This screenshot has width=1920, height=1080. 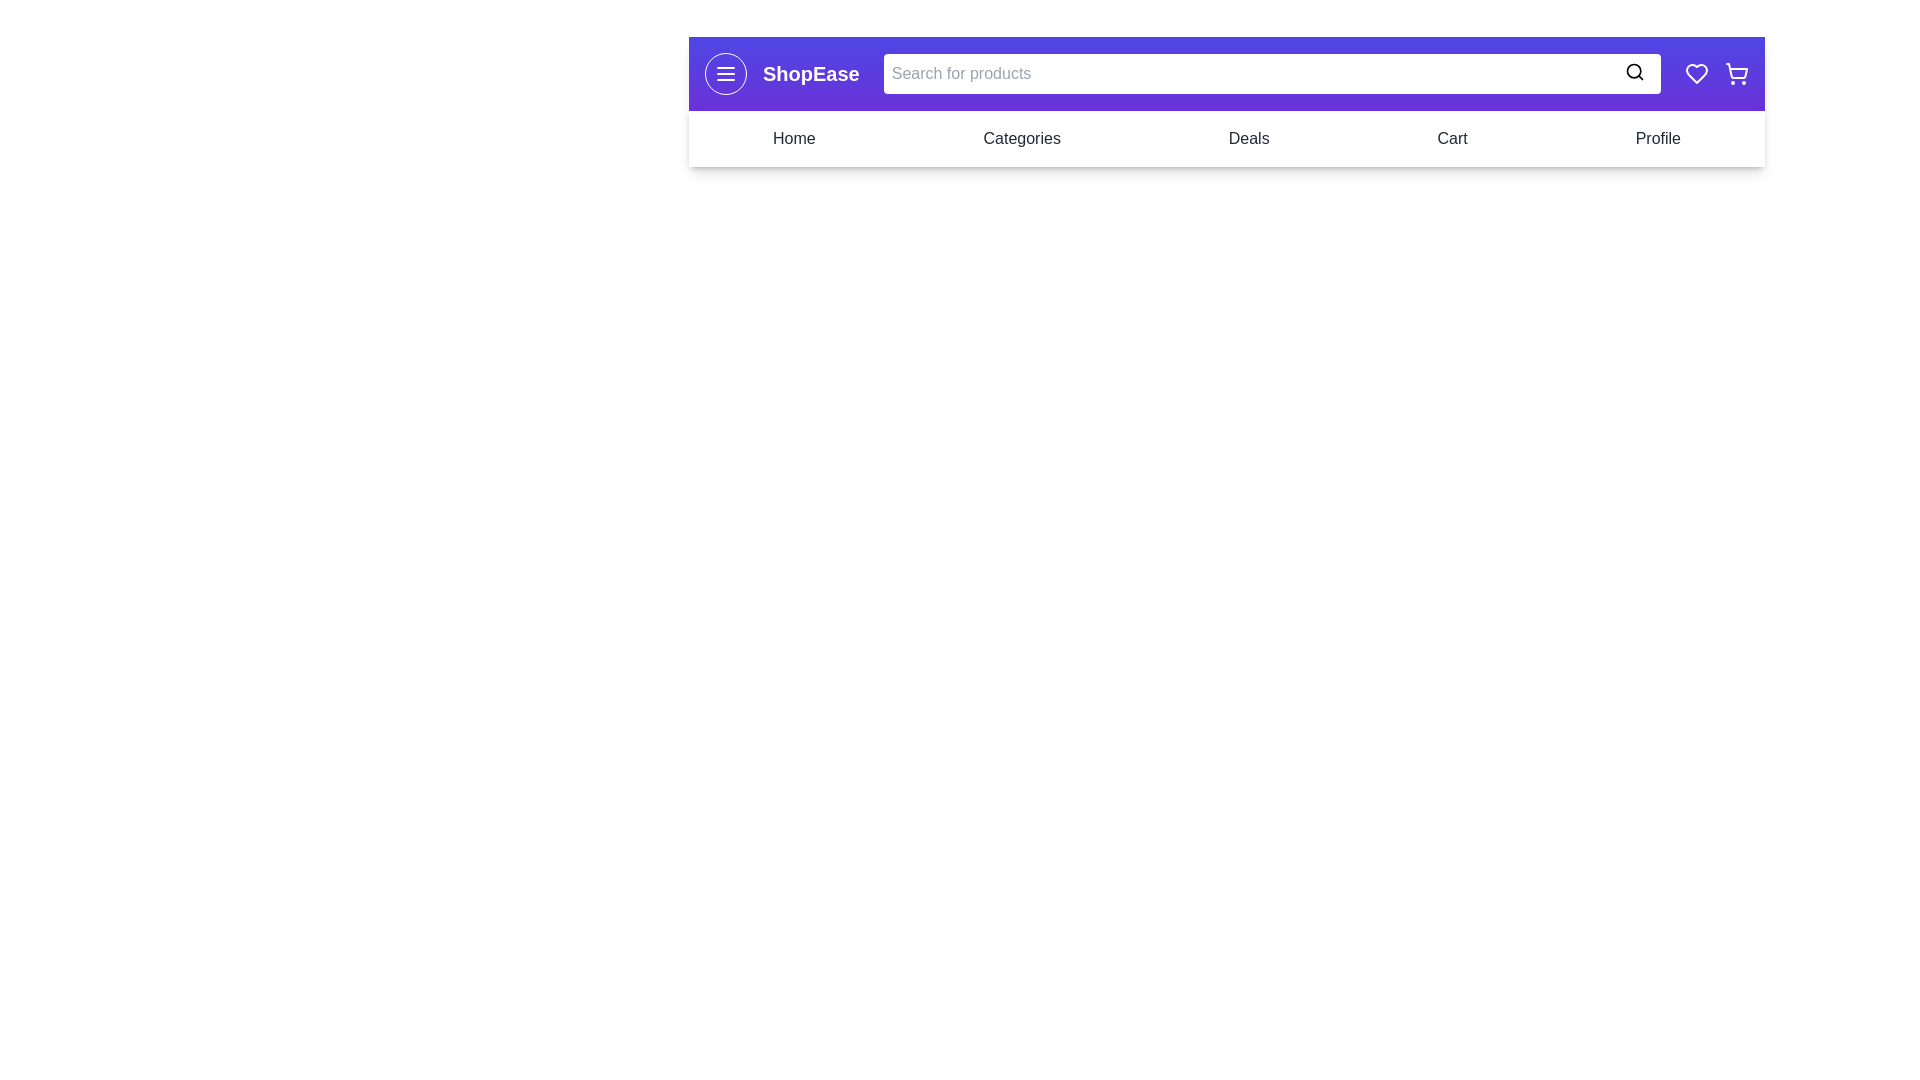 I want to click on the shopping cart icon to open the cart, so click(x=1736, y=72).